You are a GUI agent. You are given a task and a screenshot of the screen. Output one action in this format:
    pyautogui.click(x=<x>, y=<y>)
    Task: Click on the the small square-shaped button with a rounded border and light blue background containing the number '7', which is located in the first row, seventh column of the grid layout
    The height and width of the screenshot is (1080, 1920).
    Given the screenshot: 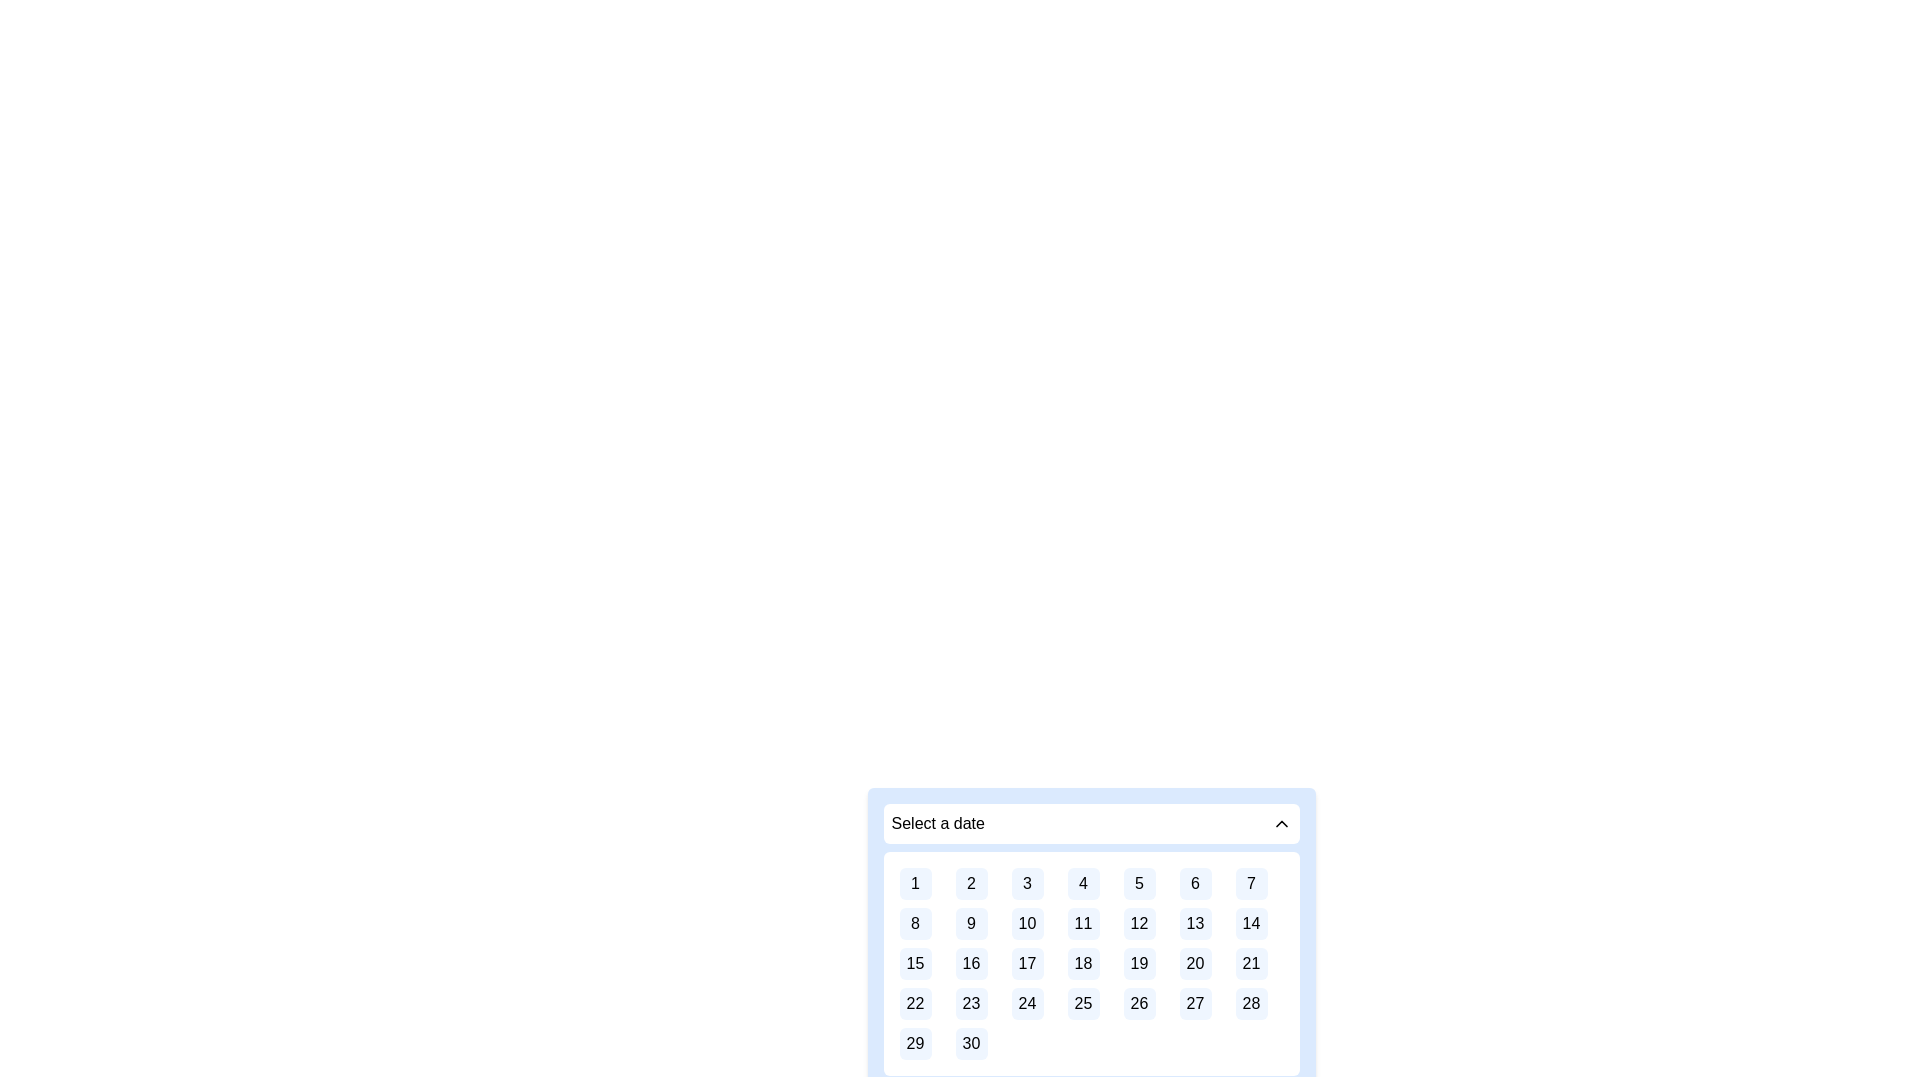 What is the action you would take?
    pyautogui.click(x=1250, y=882)
    